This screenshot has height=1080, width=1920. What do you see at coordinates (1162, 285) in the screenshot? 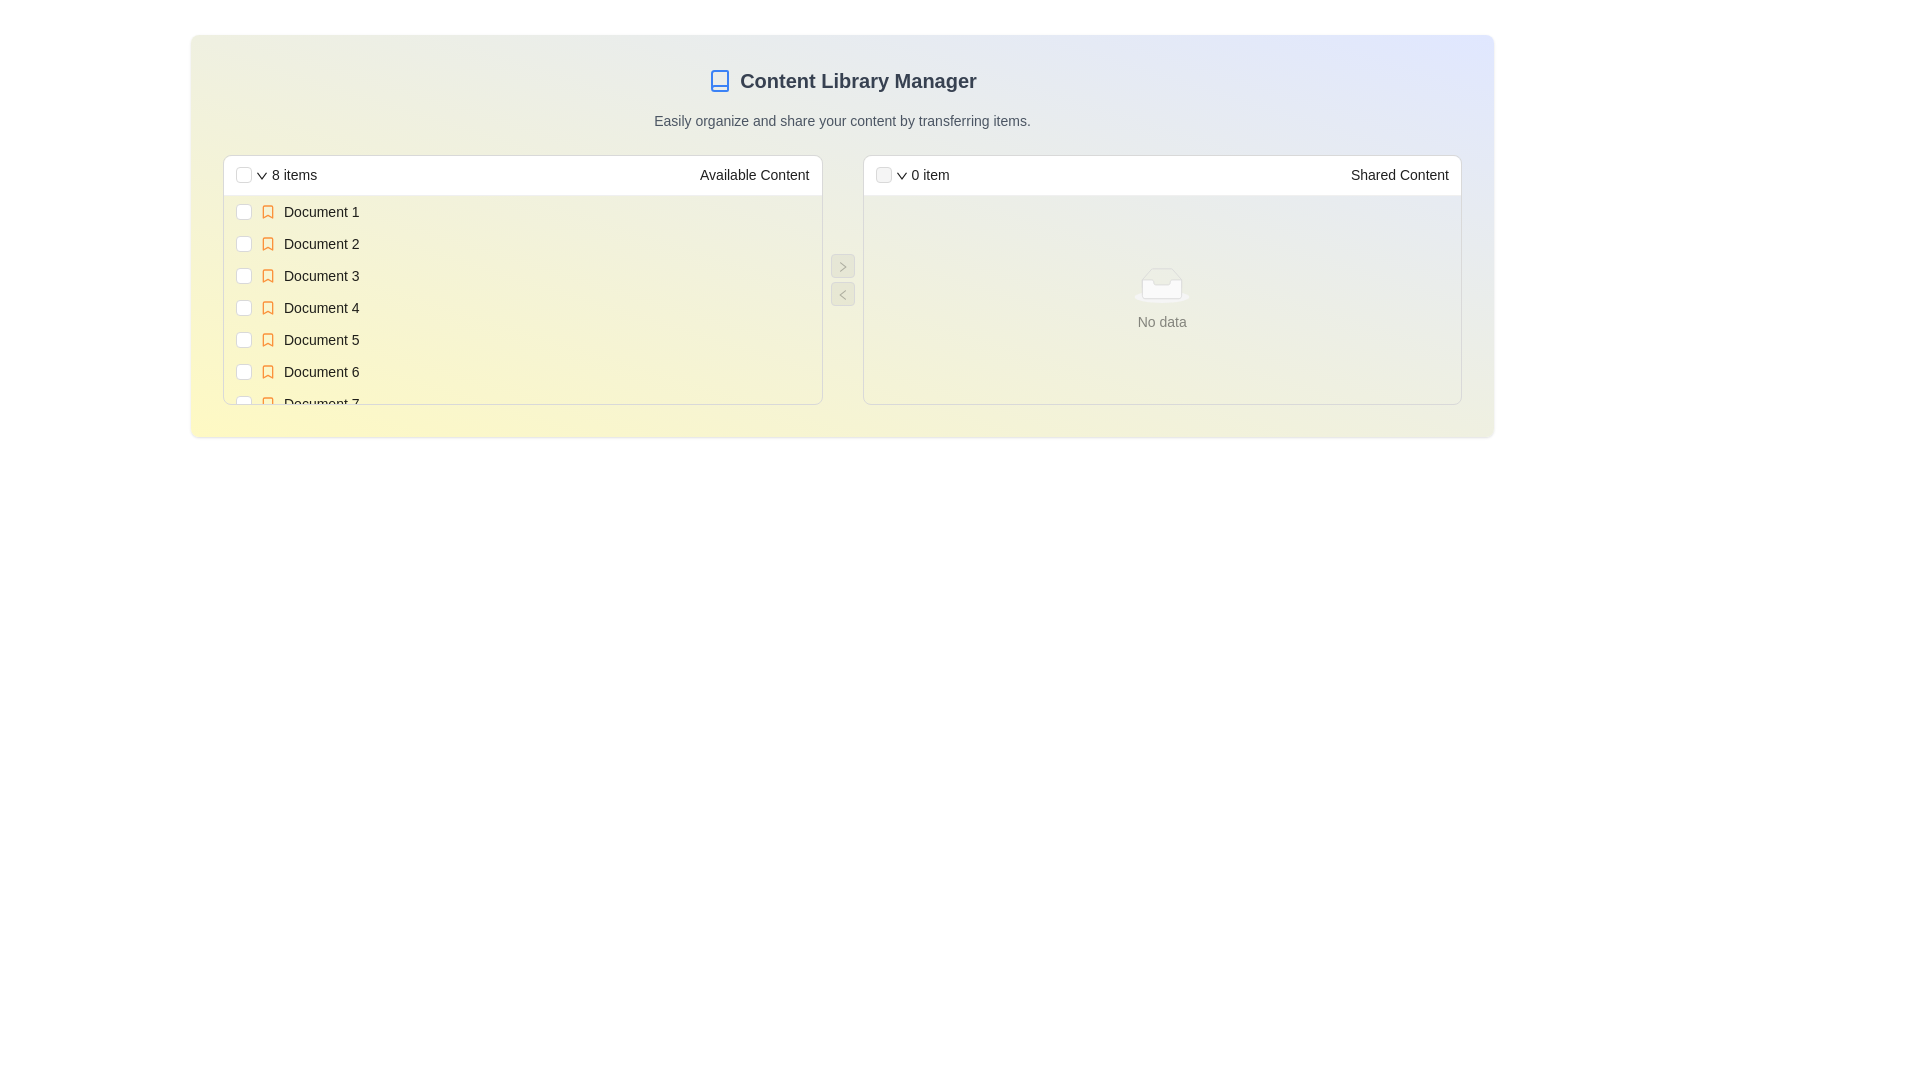
I see `textual information displayed in the empty state indicator labeled 'No data', which is located in the center of the 'Shared Content' section` at bounding box center [1162, 285].